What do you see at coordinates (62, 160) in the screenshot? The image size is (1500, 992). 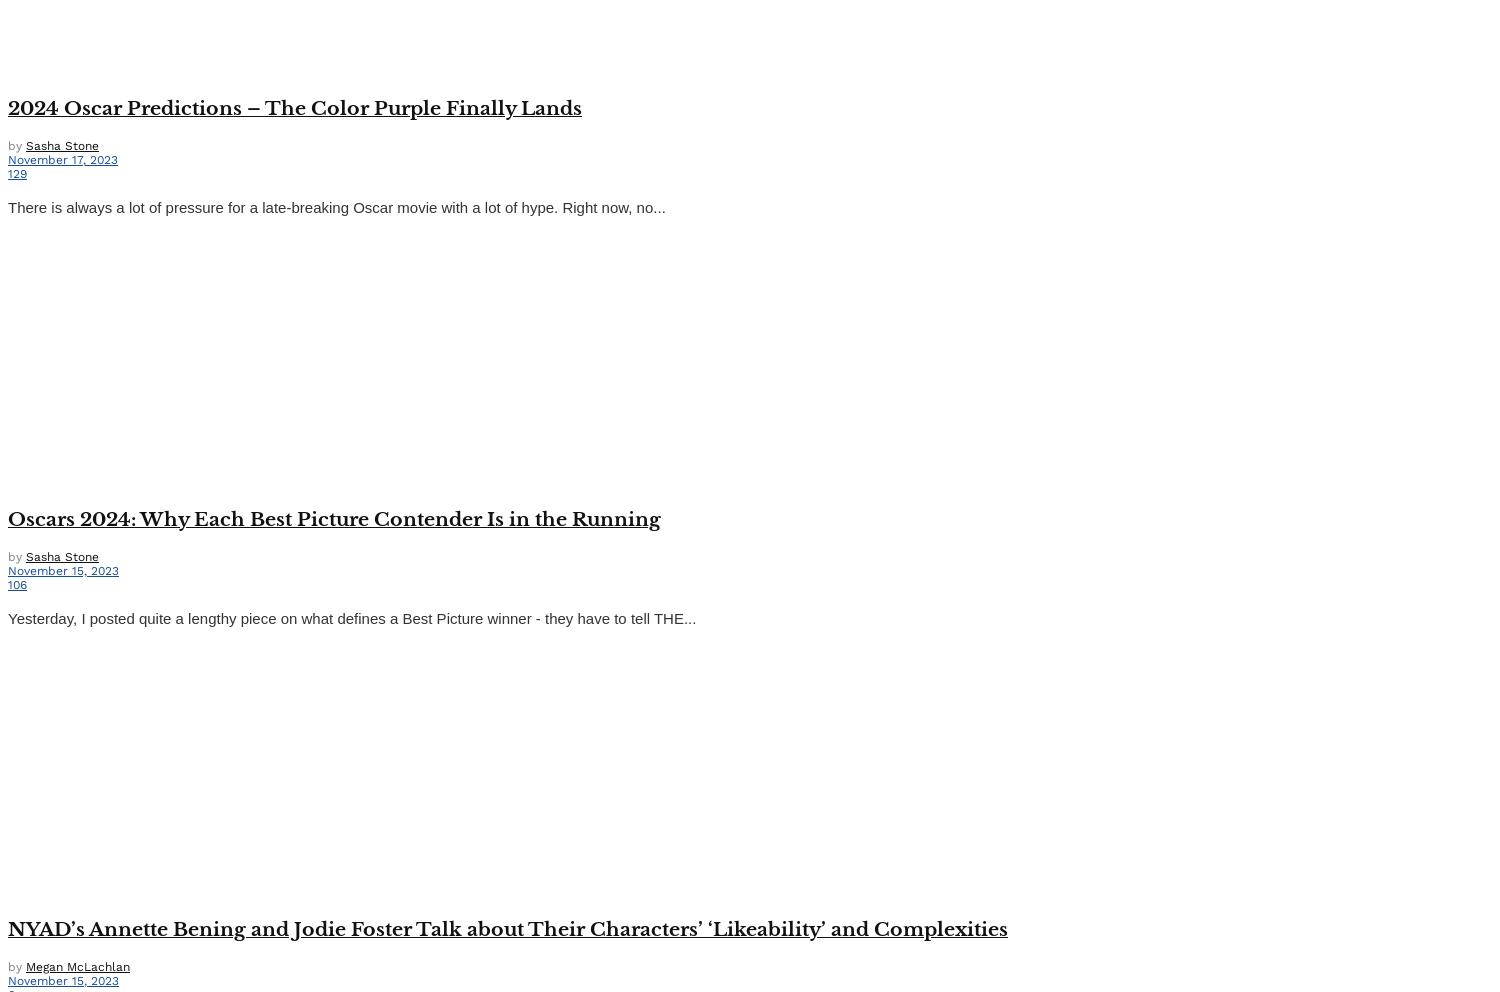 I see `'November 17, 2023'` at bounding box center [62, 160].